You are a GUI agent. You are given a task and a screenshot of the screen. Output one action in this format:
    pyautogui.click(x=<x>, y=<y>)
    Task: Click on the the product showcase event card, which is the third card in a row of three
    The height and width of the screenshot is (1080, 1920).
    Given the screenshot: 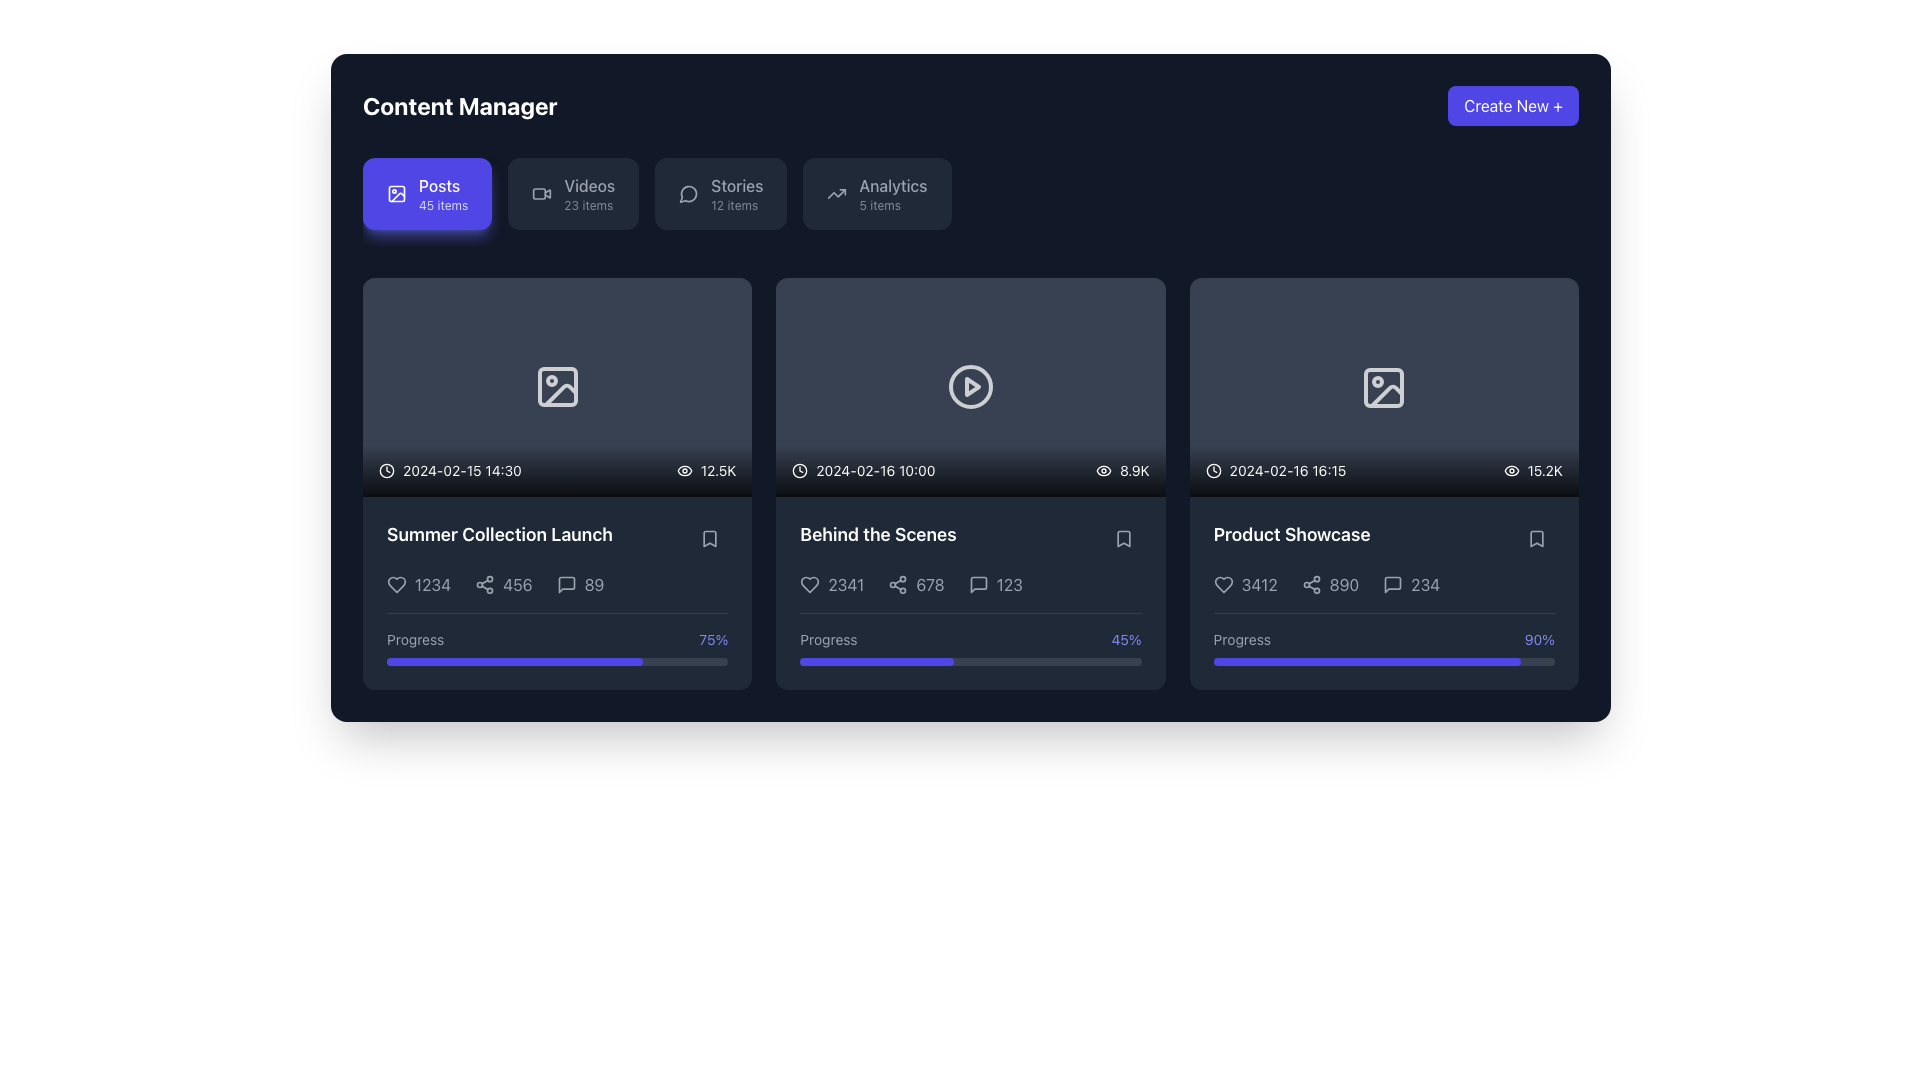 What is the action you would take?
    pyautogui.click(x=1383, y=483)
    